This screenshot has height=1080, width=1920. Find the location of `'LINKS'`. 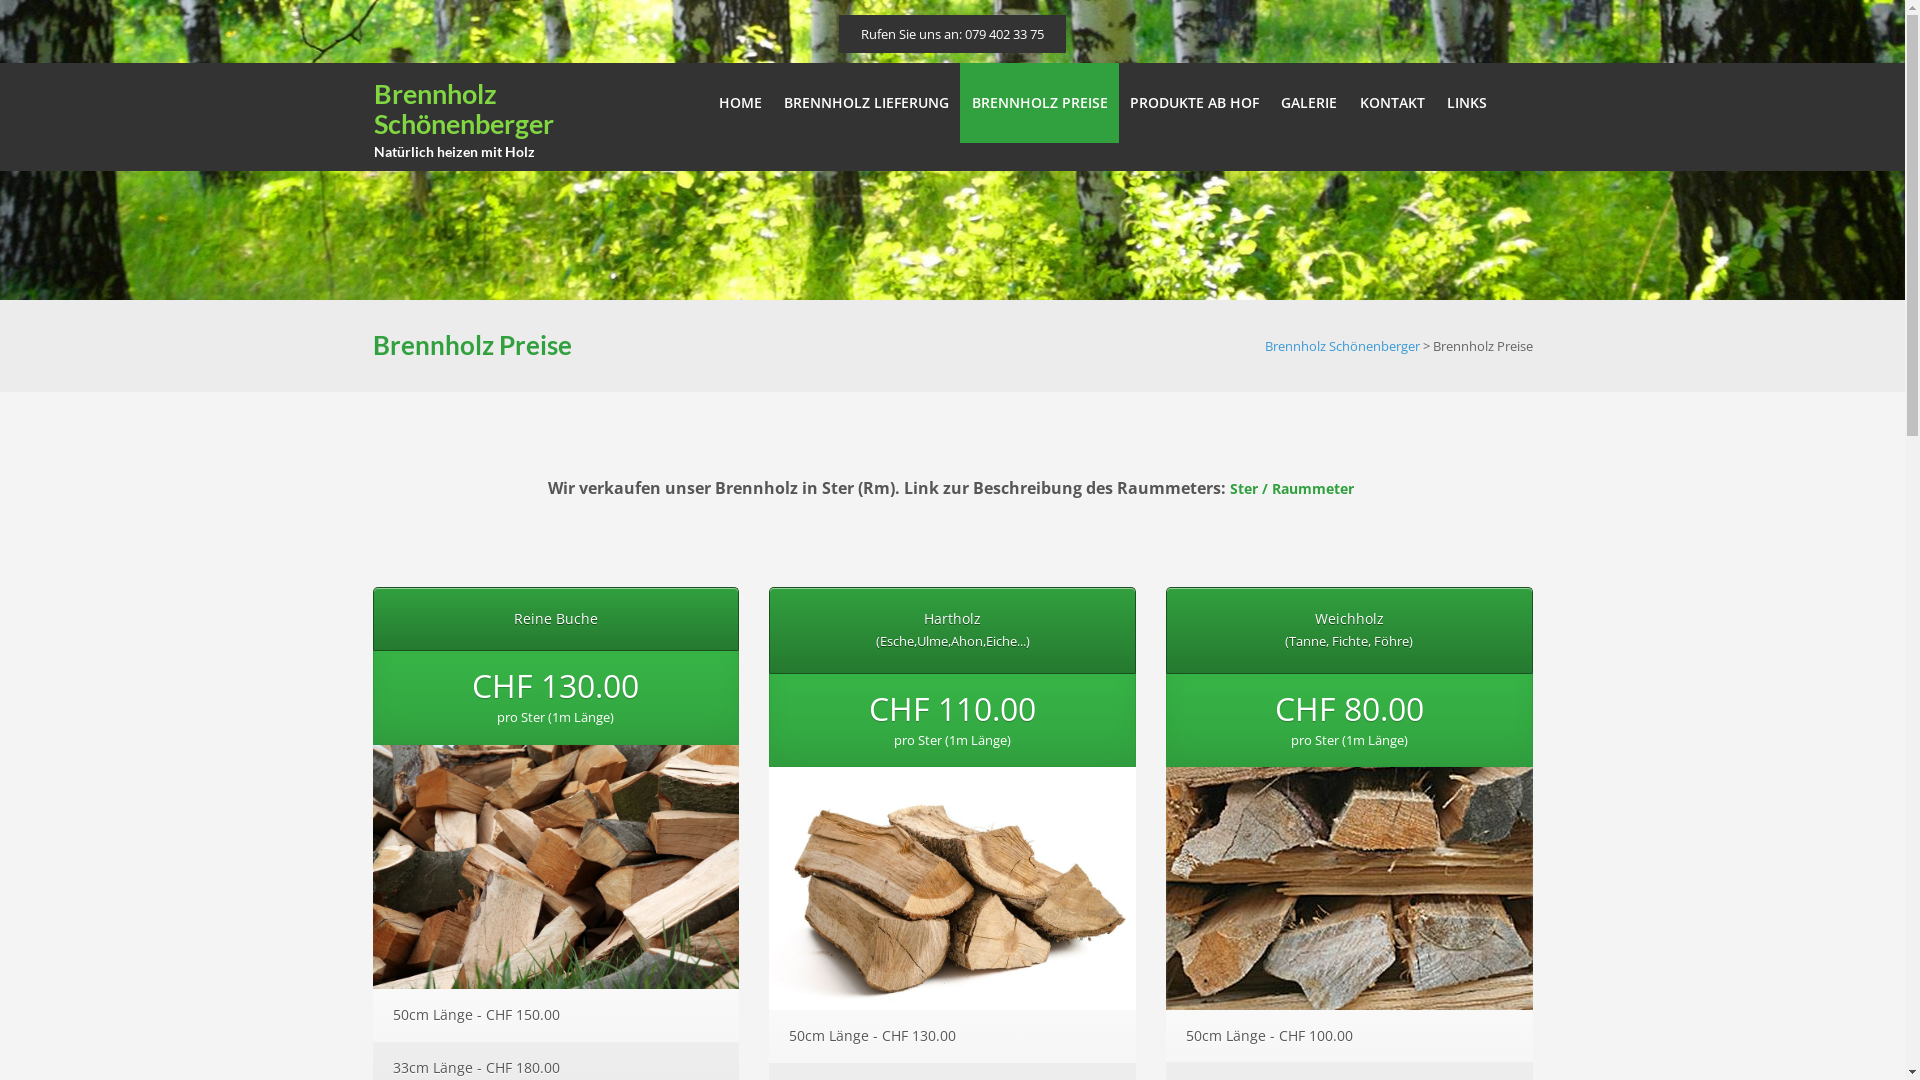

'LINKS' is located at coordinates (1467, 103).